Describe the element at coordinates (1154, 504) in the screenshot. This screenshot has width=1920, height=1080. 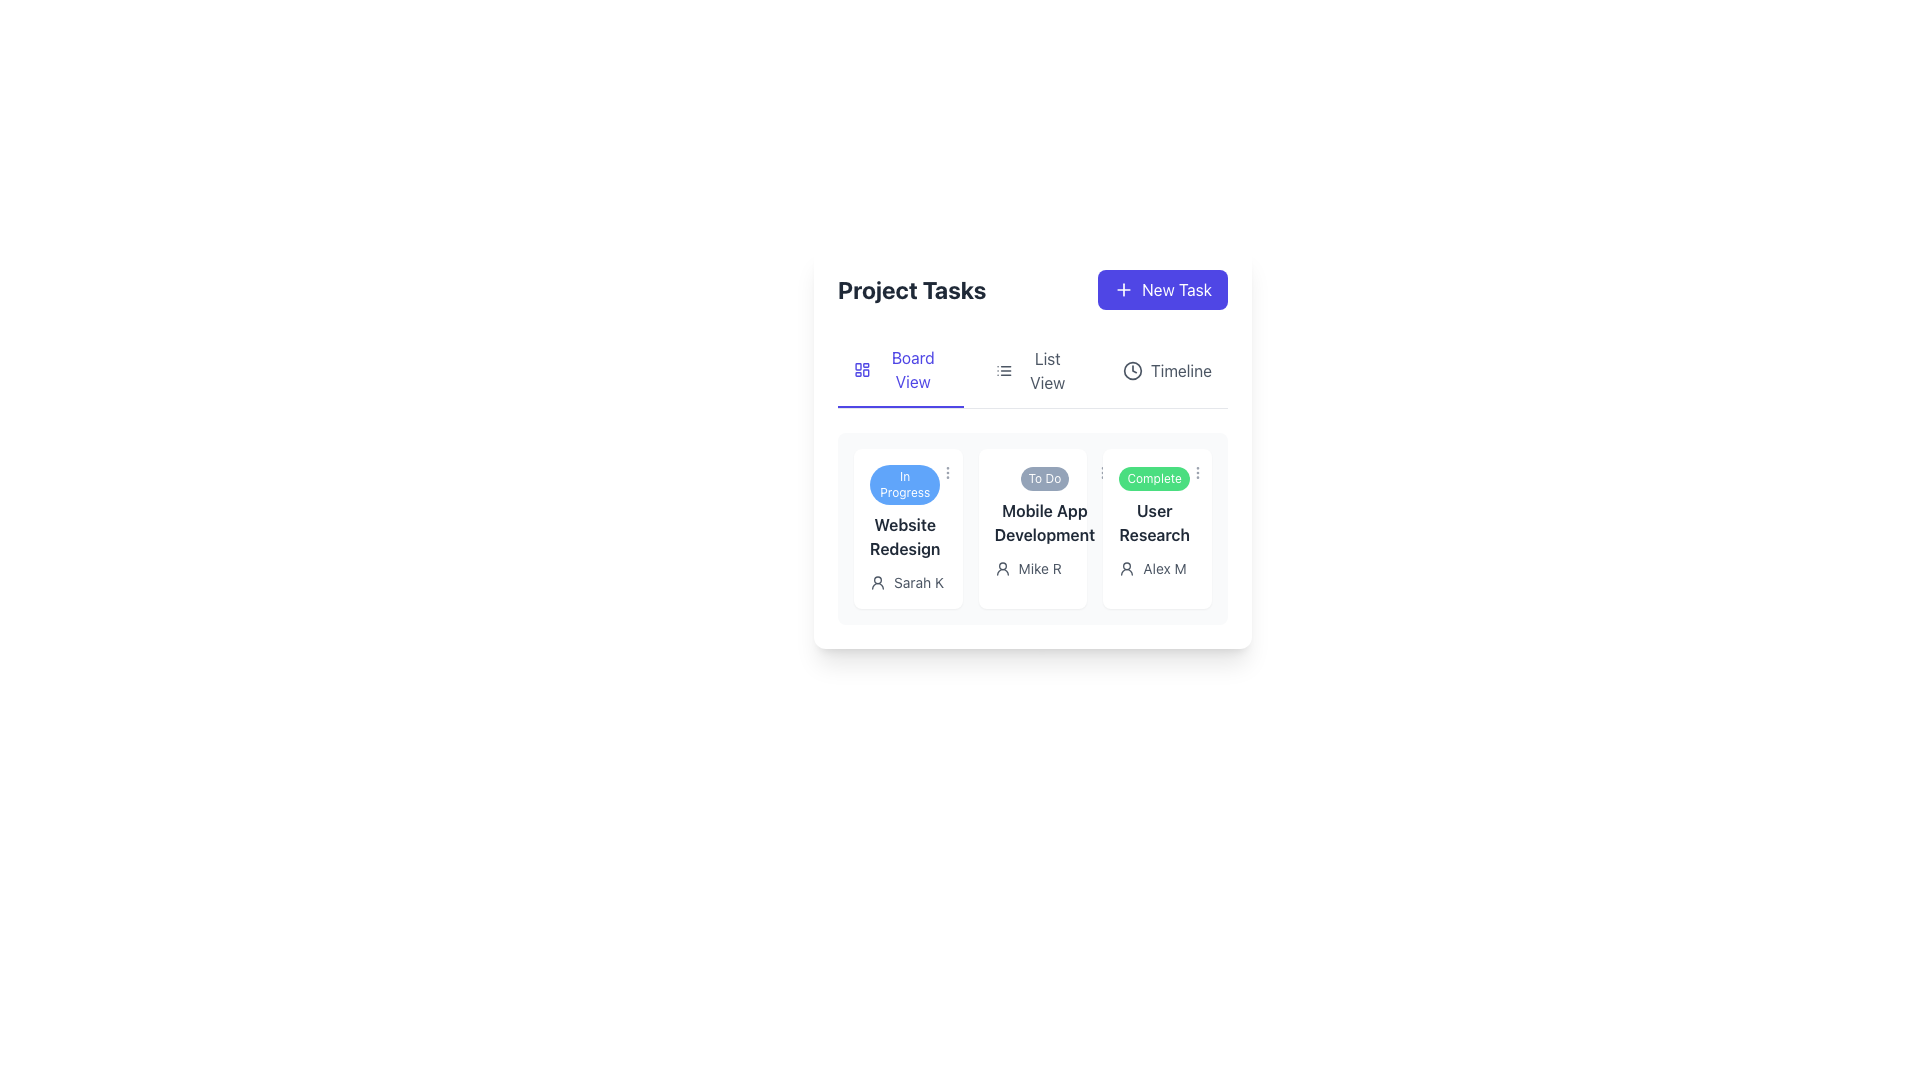
I see `the 'User Research' card which has a green 'Complete' badge at the top and is the third card in the 'Project Tasks' section under 'Board View'` at that location.